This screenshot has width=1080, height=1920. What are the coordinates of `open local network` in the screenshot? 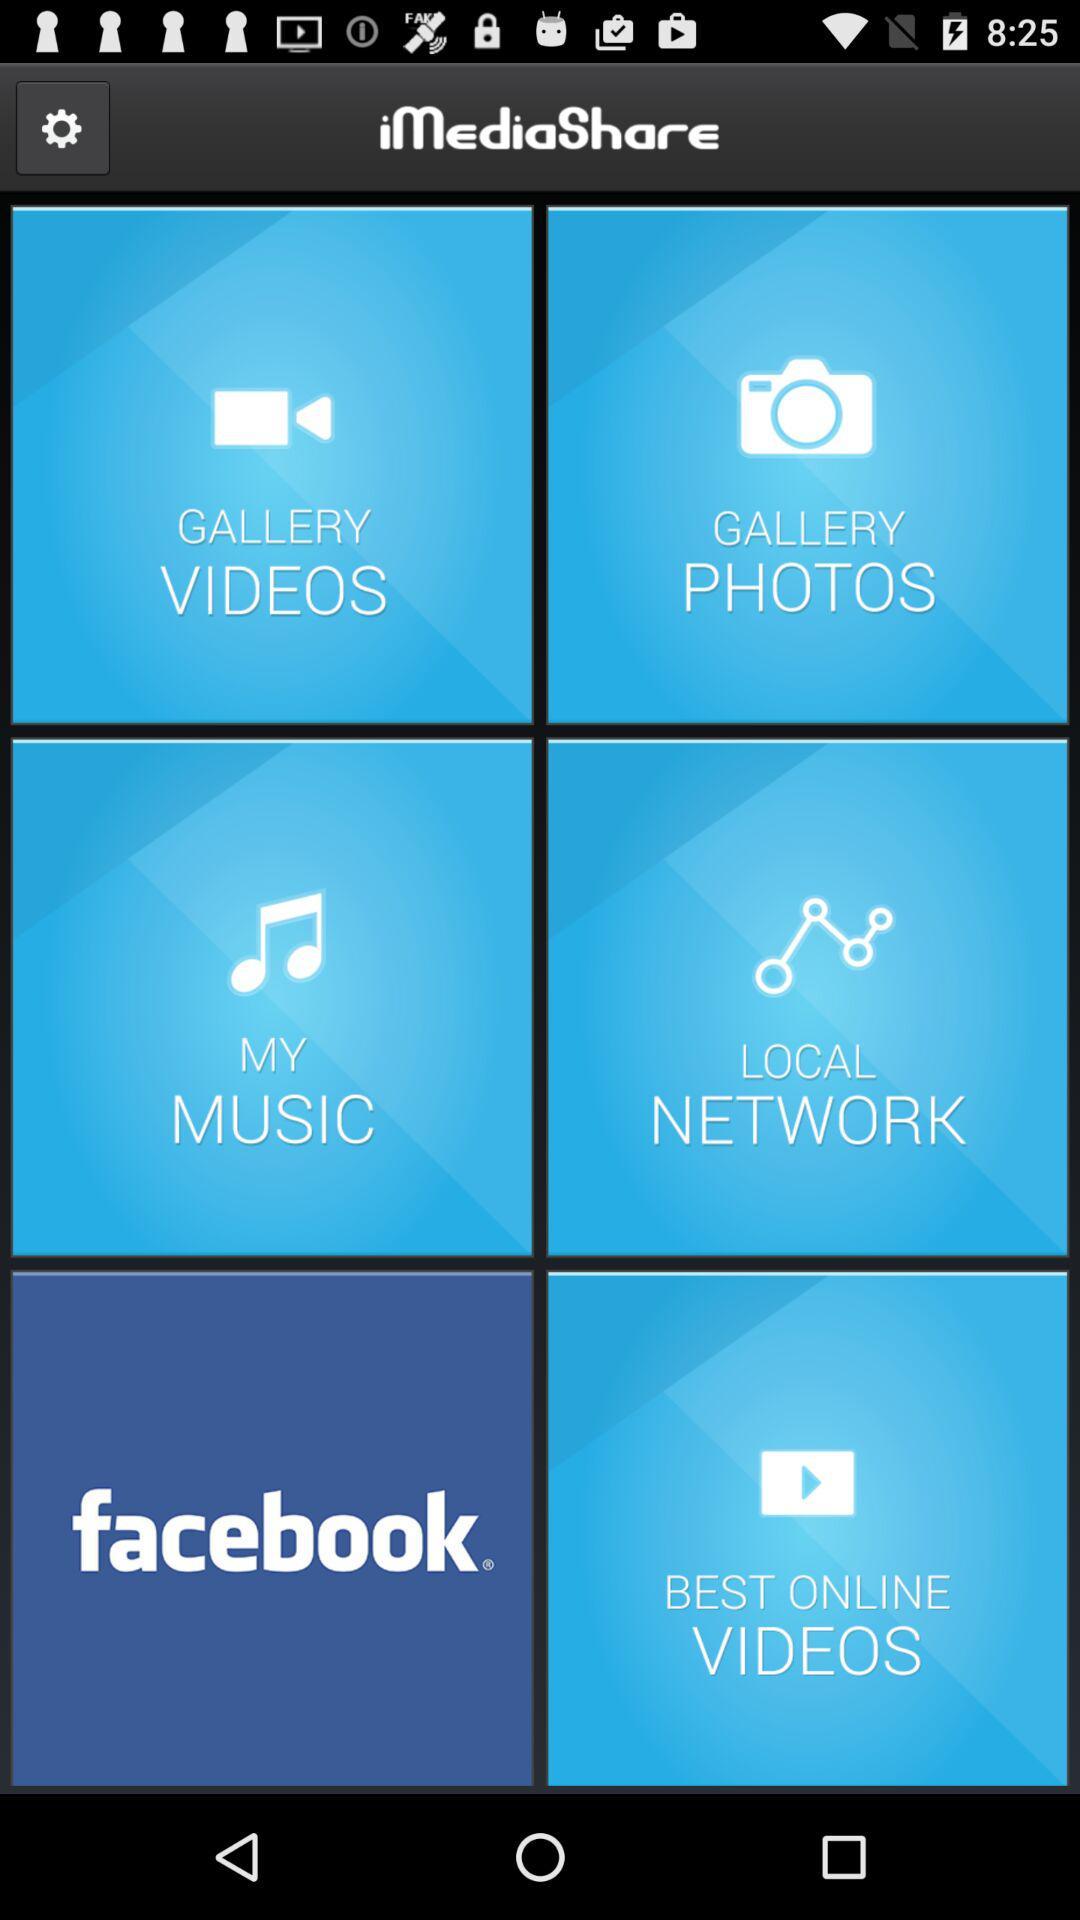 It's located at (806, 997).